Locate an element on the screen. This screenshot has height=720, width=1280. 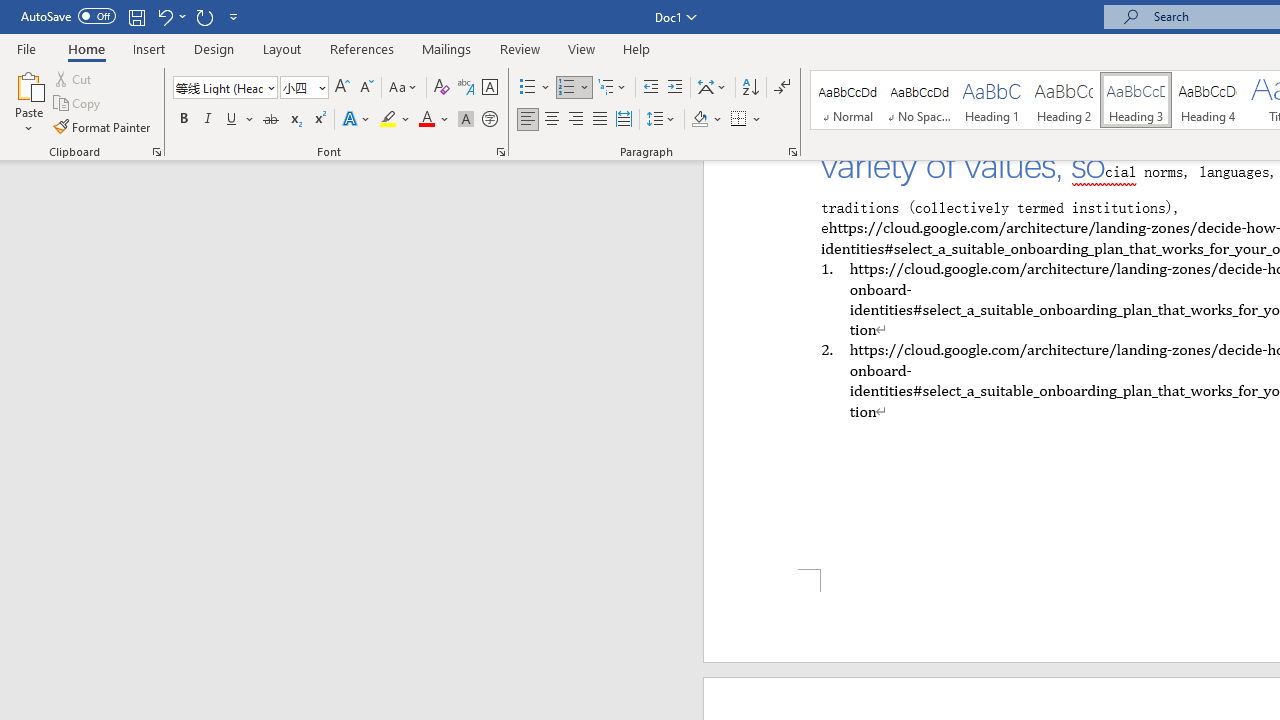
'Undo Paragraph Alignment' is located at coordinates (170, 16).